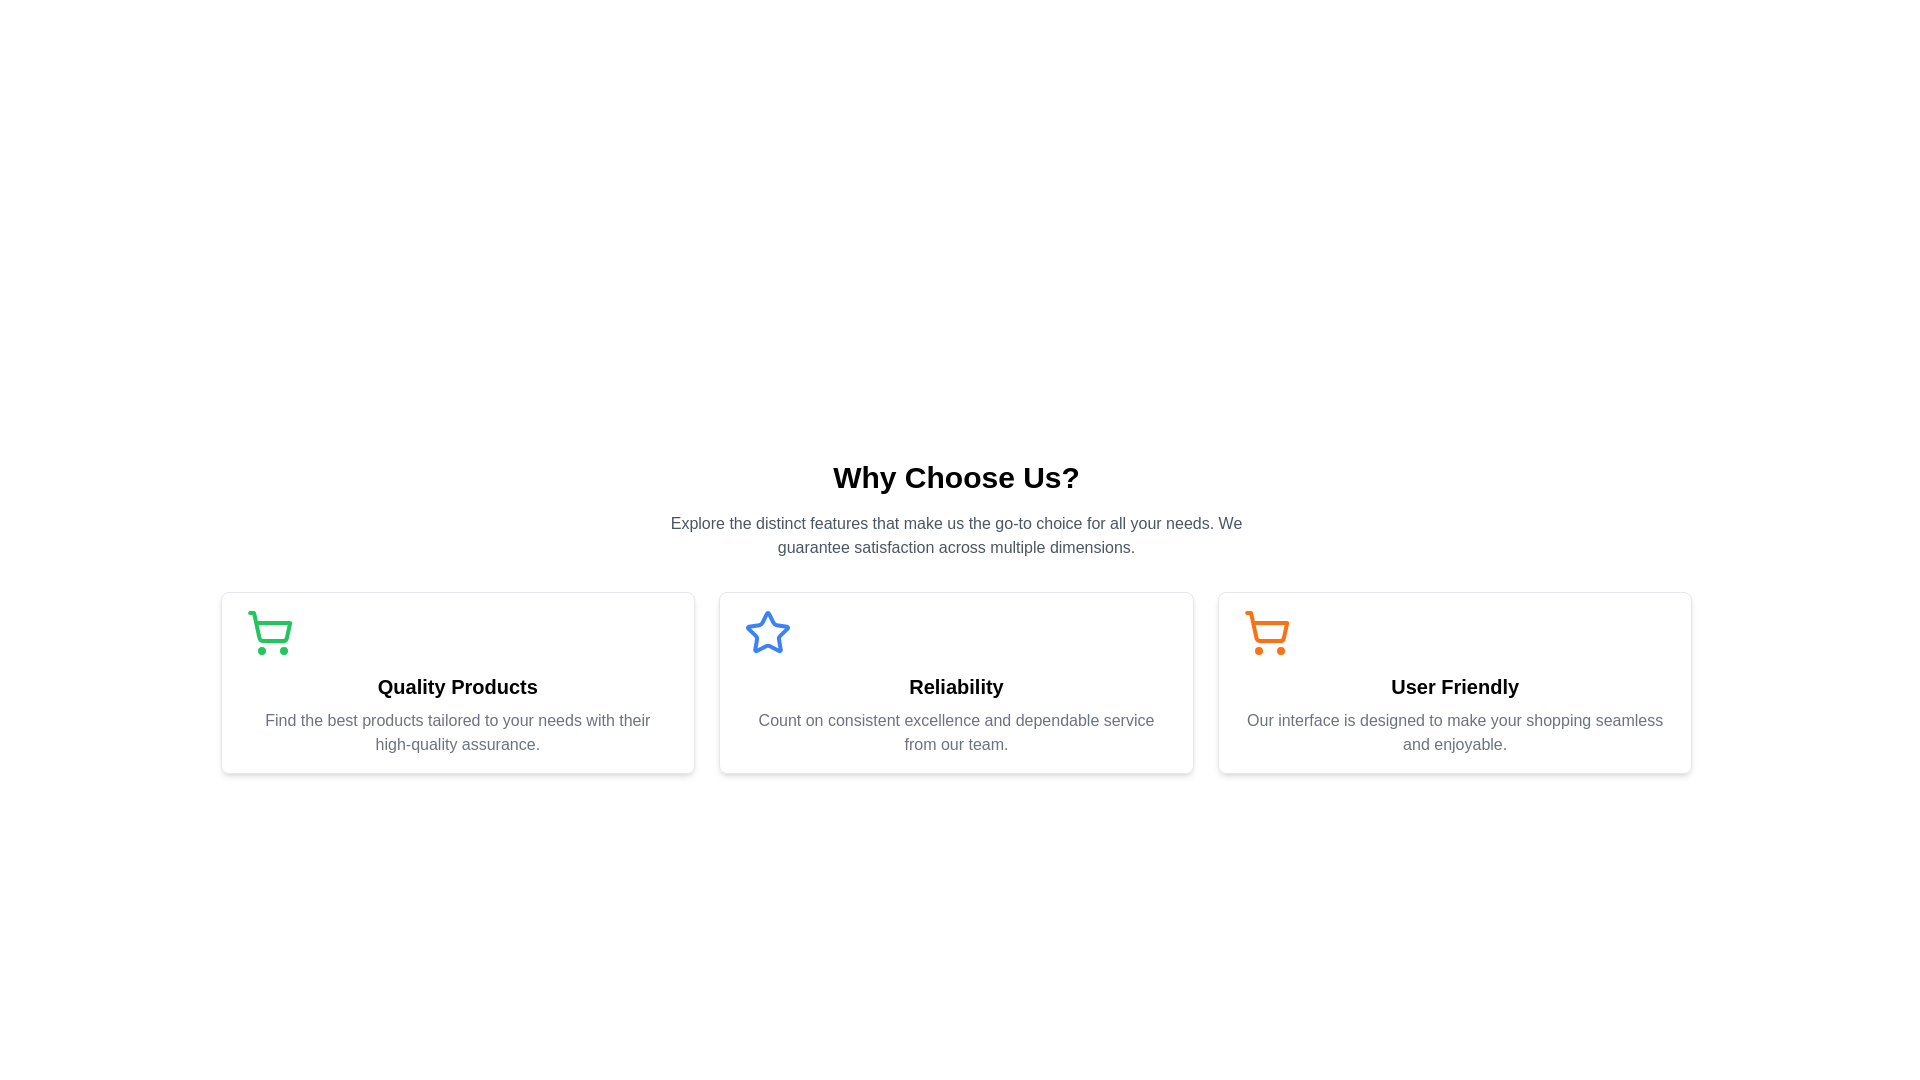 This screenshot has width=1920, height=1080. I want to click on text label that says 'Quality Products', which is a bold, black text centrally positioned within the first card of three horizontally arranged cards, so click(456, 685).